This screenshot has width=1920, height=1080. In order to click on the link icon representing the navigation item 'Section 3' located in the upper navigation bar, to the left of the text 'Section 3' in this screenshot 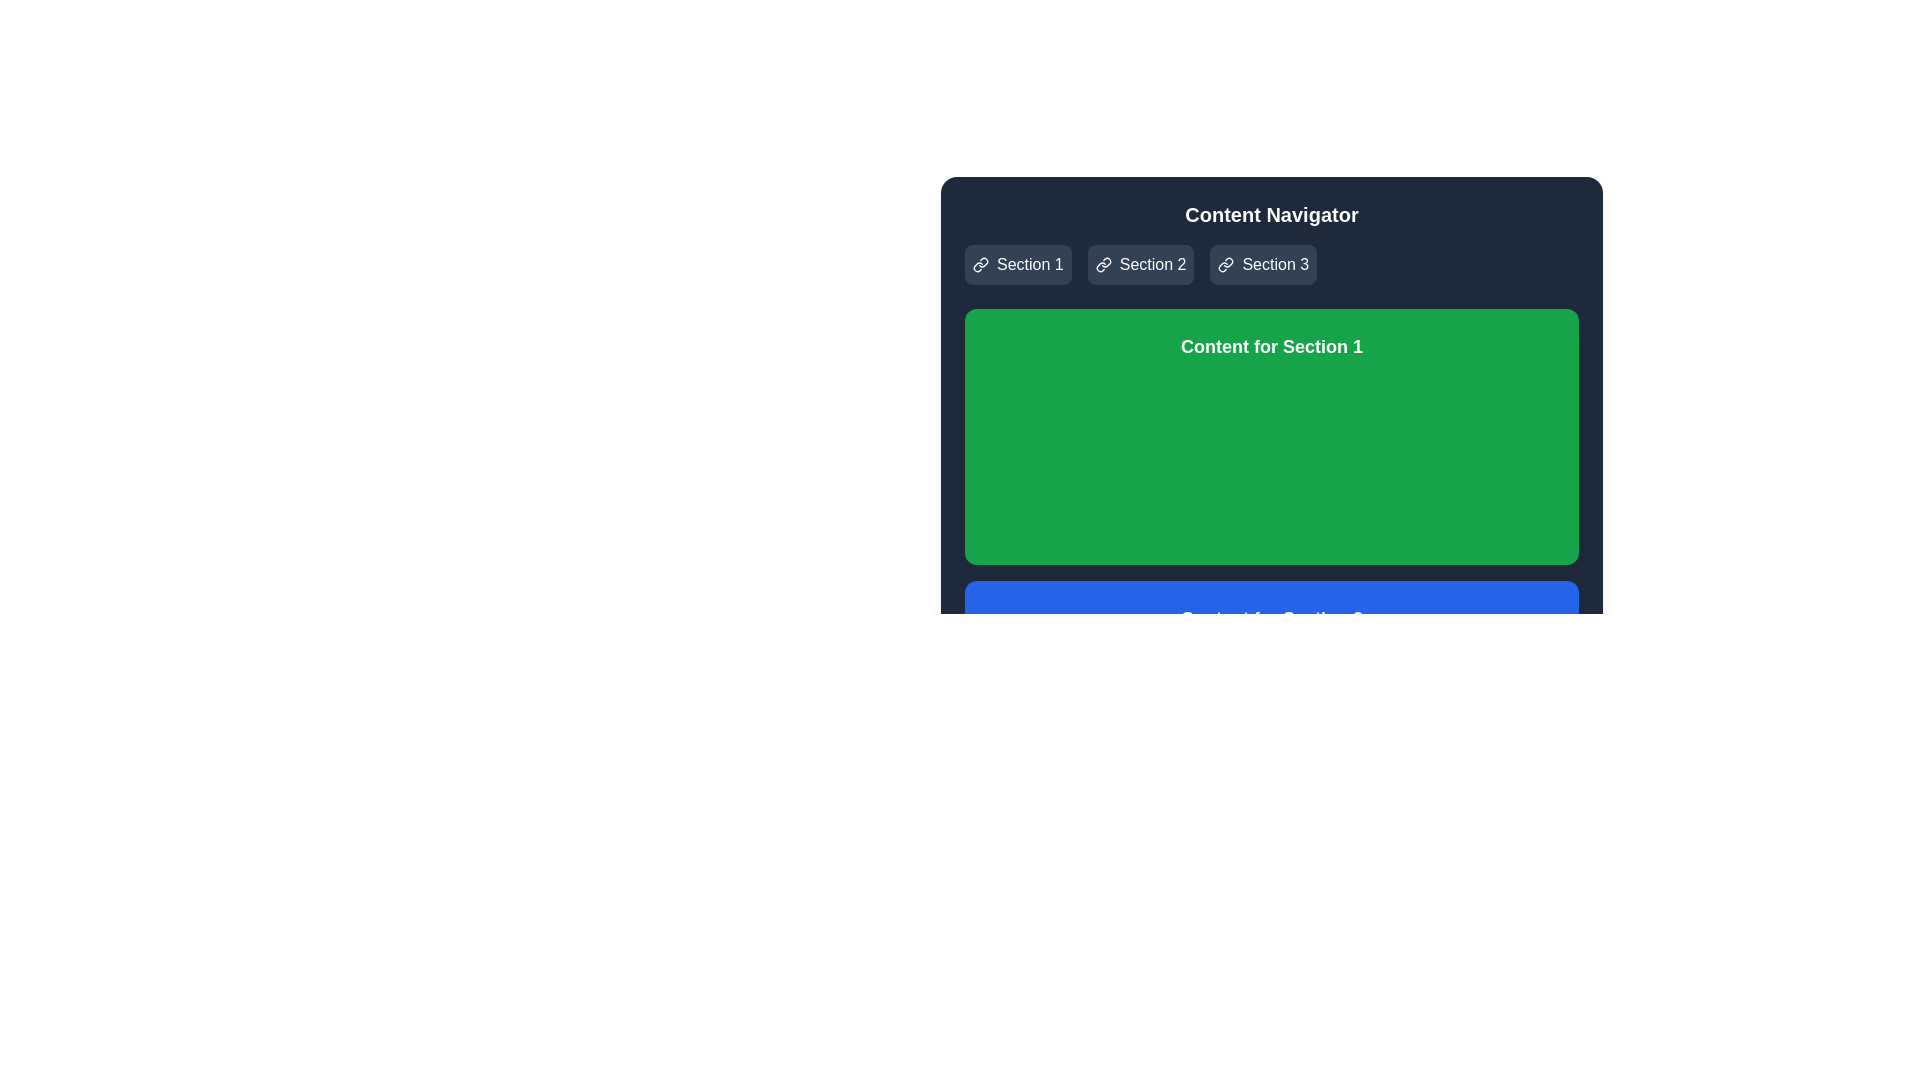, I will do `click(1222, 266)`.